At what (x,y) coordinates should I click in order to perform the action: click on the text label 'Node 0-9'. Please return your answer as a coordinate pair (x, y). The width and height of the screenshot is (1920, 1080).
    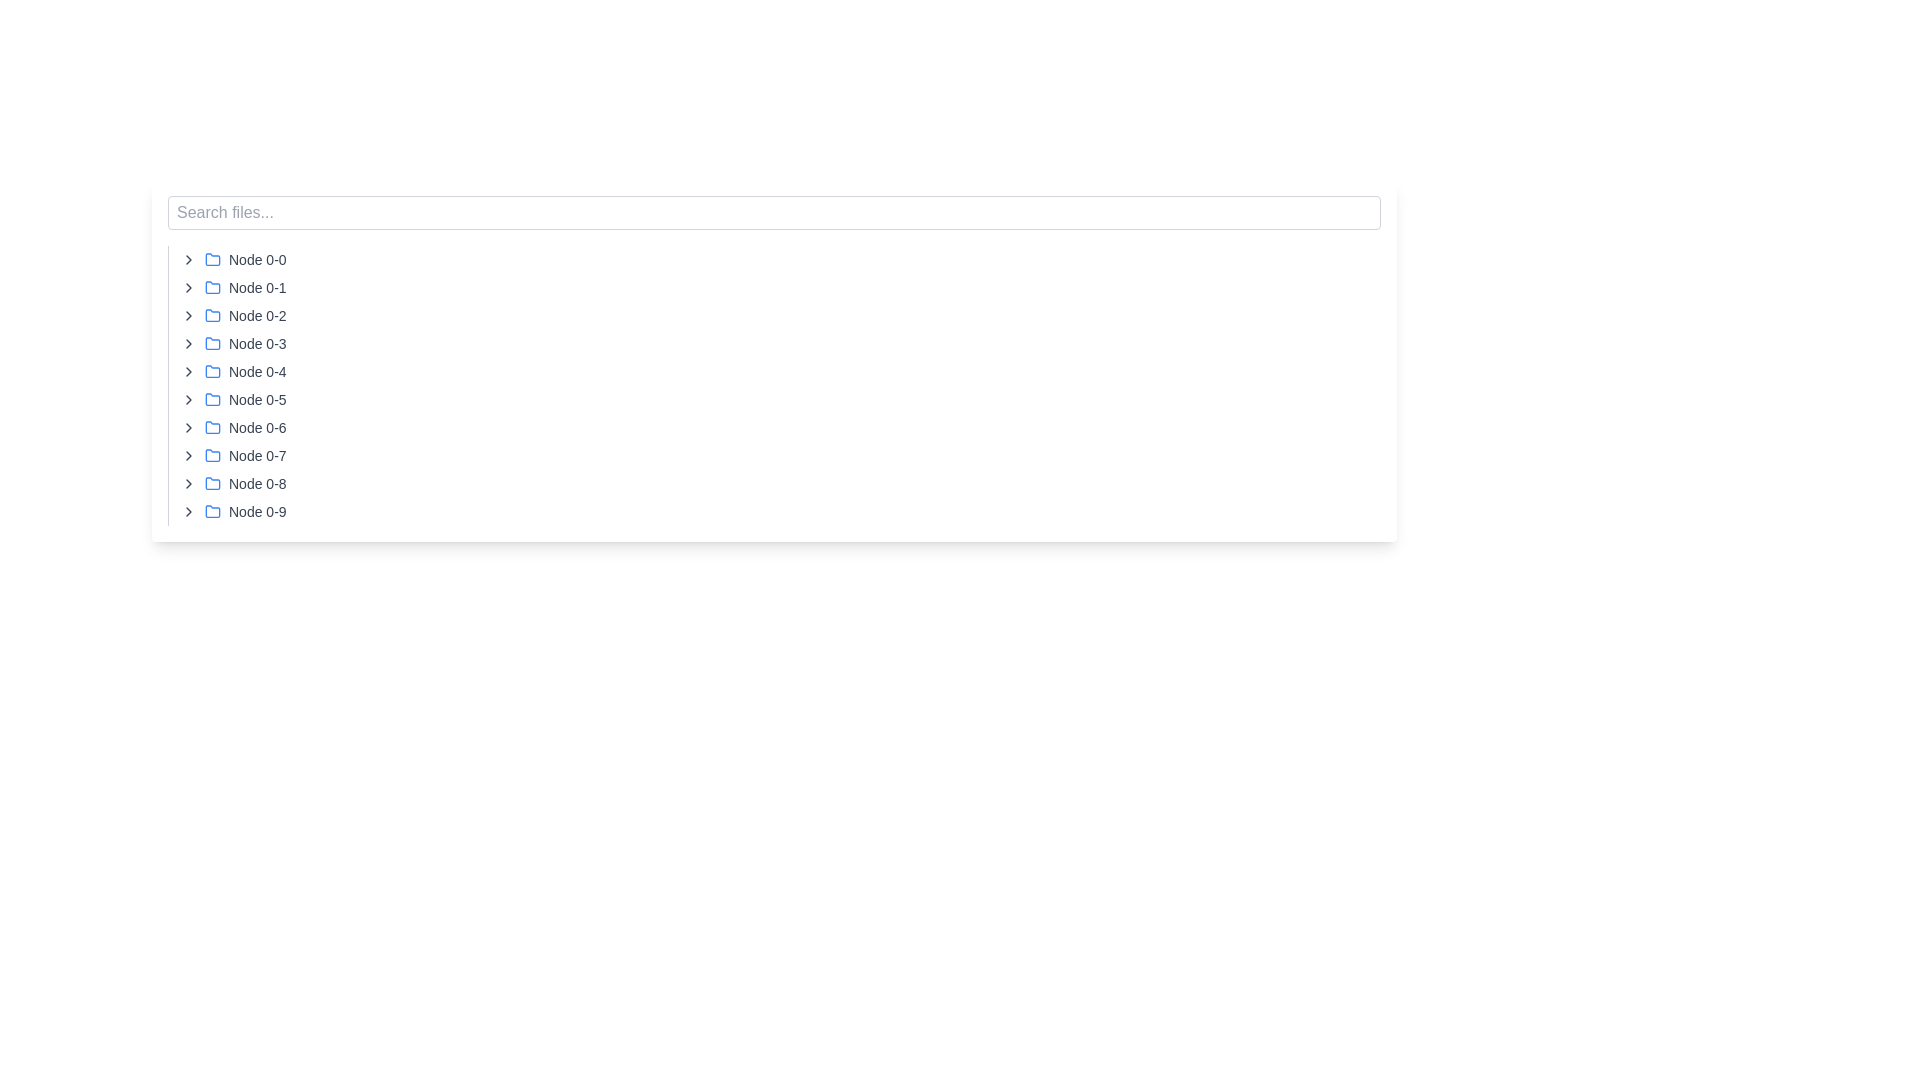
    Looking at the image, I should click on (256, 511).